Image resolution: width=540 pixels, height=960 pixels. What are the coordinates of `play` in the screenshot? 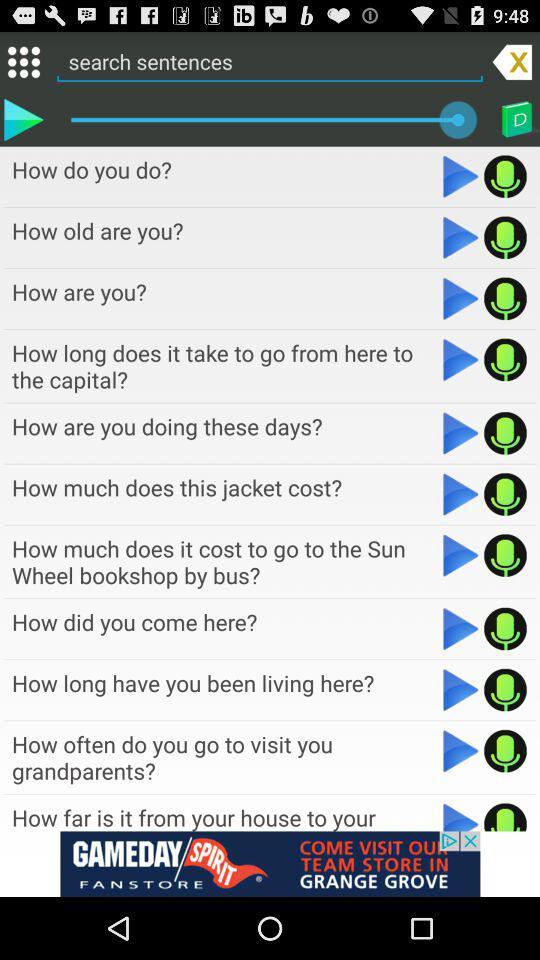 It's located at (461, 816).